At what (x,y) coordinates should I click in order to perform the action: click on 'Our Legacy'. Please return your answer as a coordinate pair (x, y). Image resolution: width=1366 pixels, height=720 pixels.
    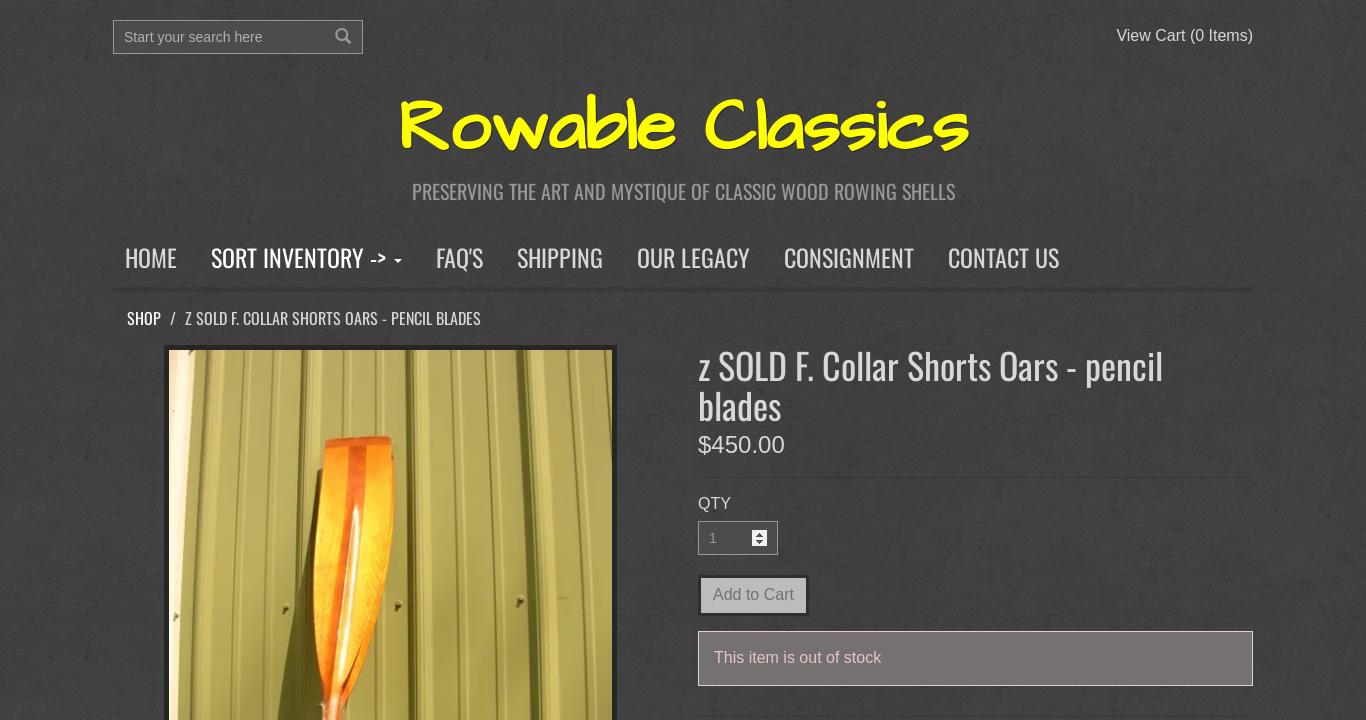
    Looking at the image, I should click on (693, 255).